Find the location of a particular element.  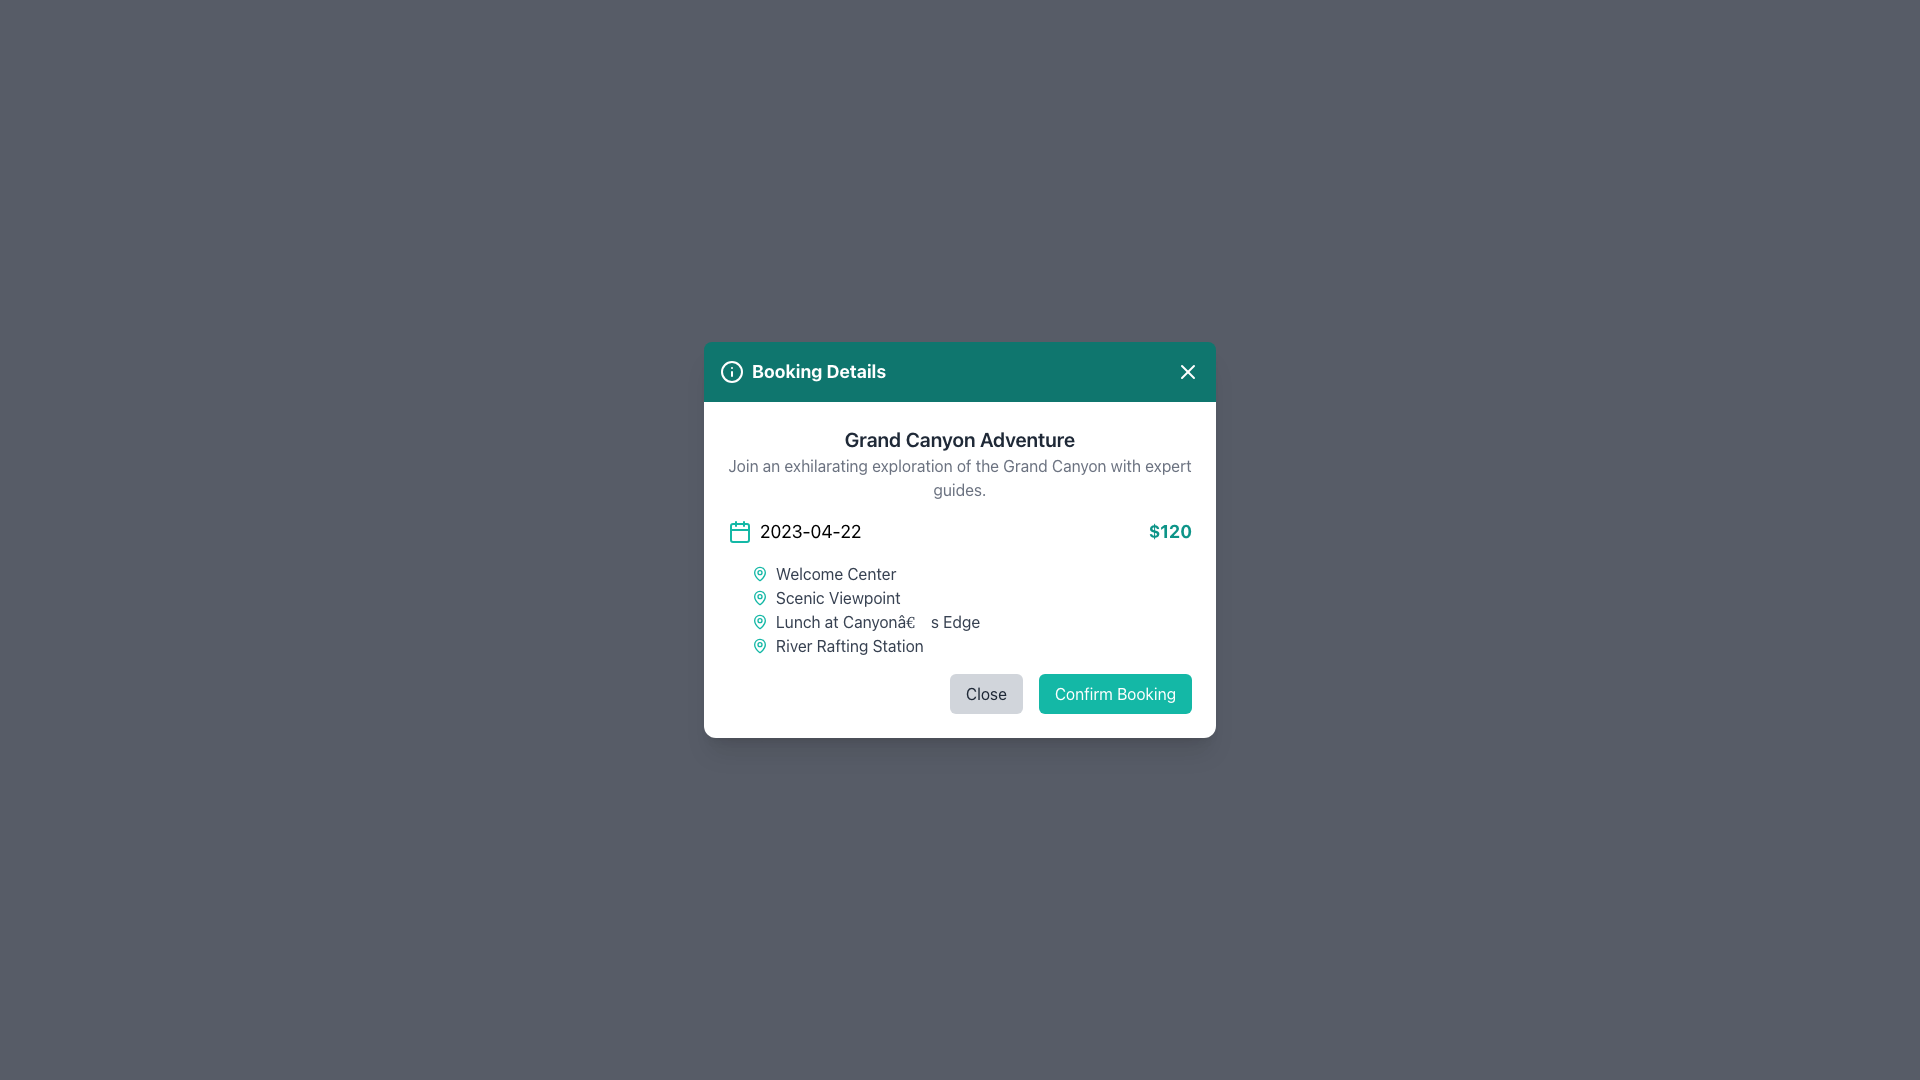

the decorative circle icon located at the top-left corner of the 'Booking Details' header in the popup window is located at coordinates (730, 371).